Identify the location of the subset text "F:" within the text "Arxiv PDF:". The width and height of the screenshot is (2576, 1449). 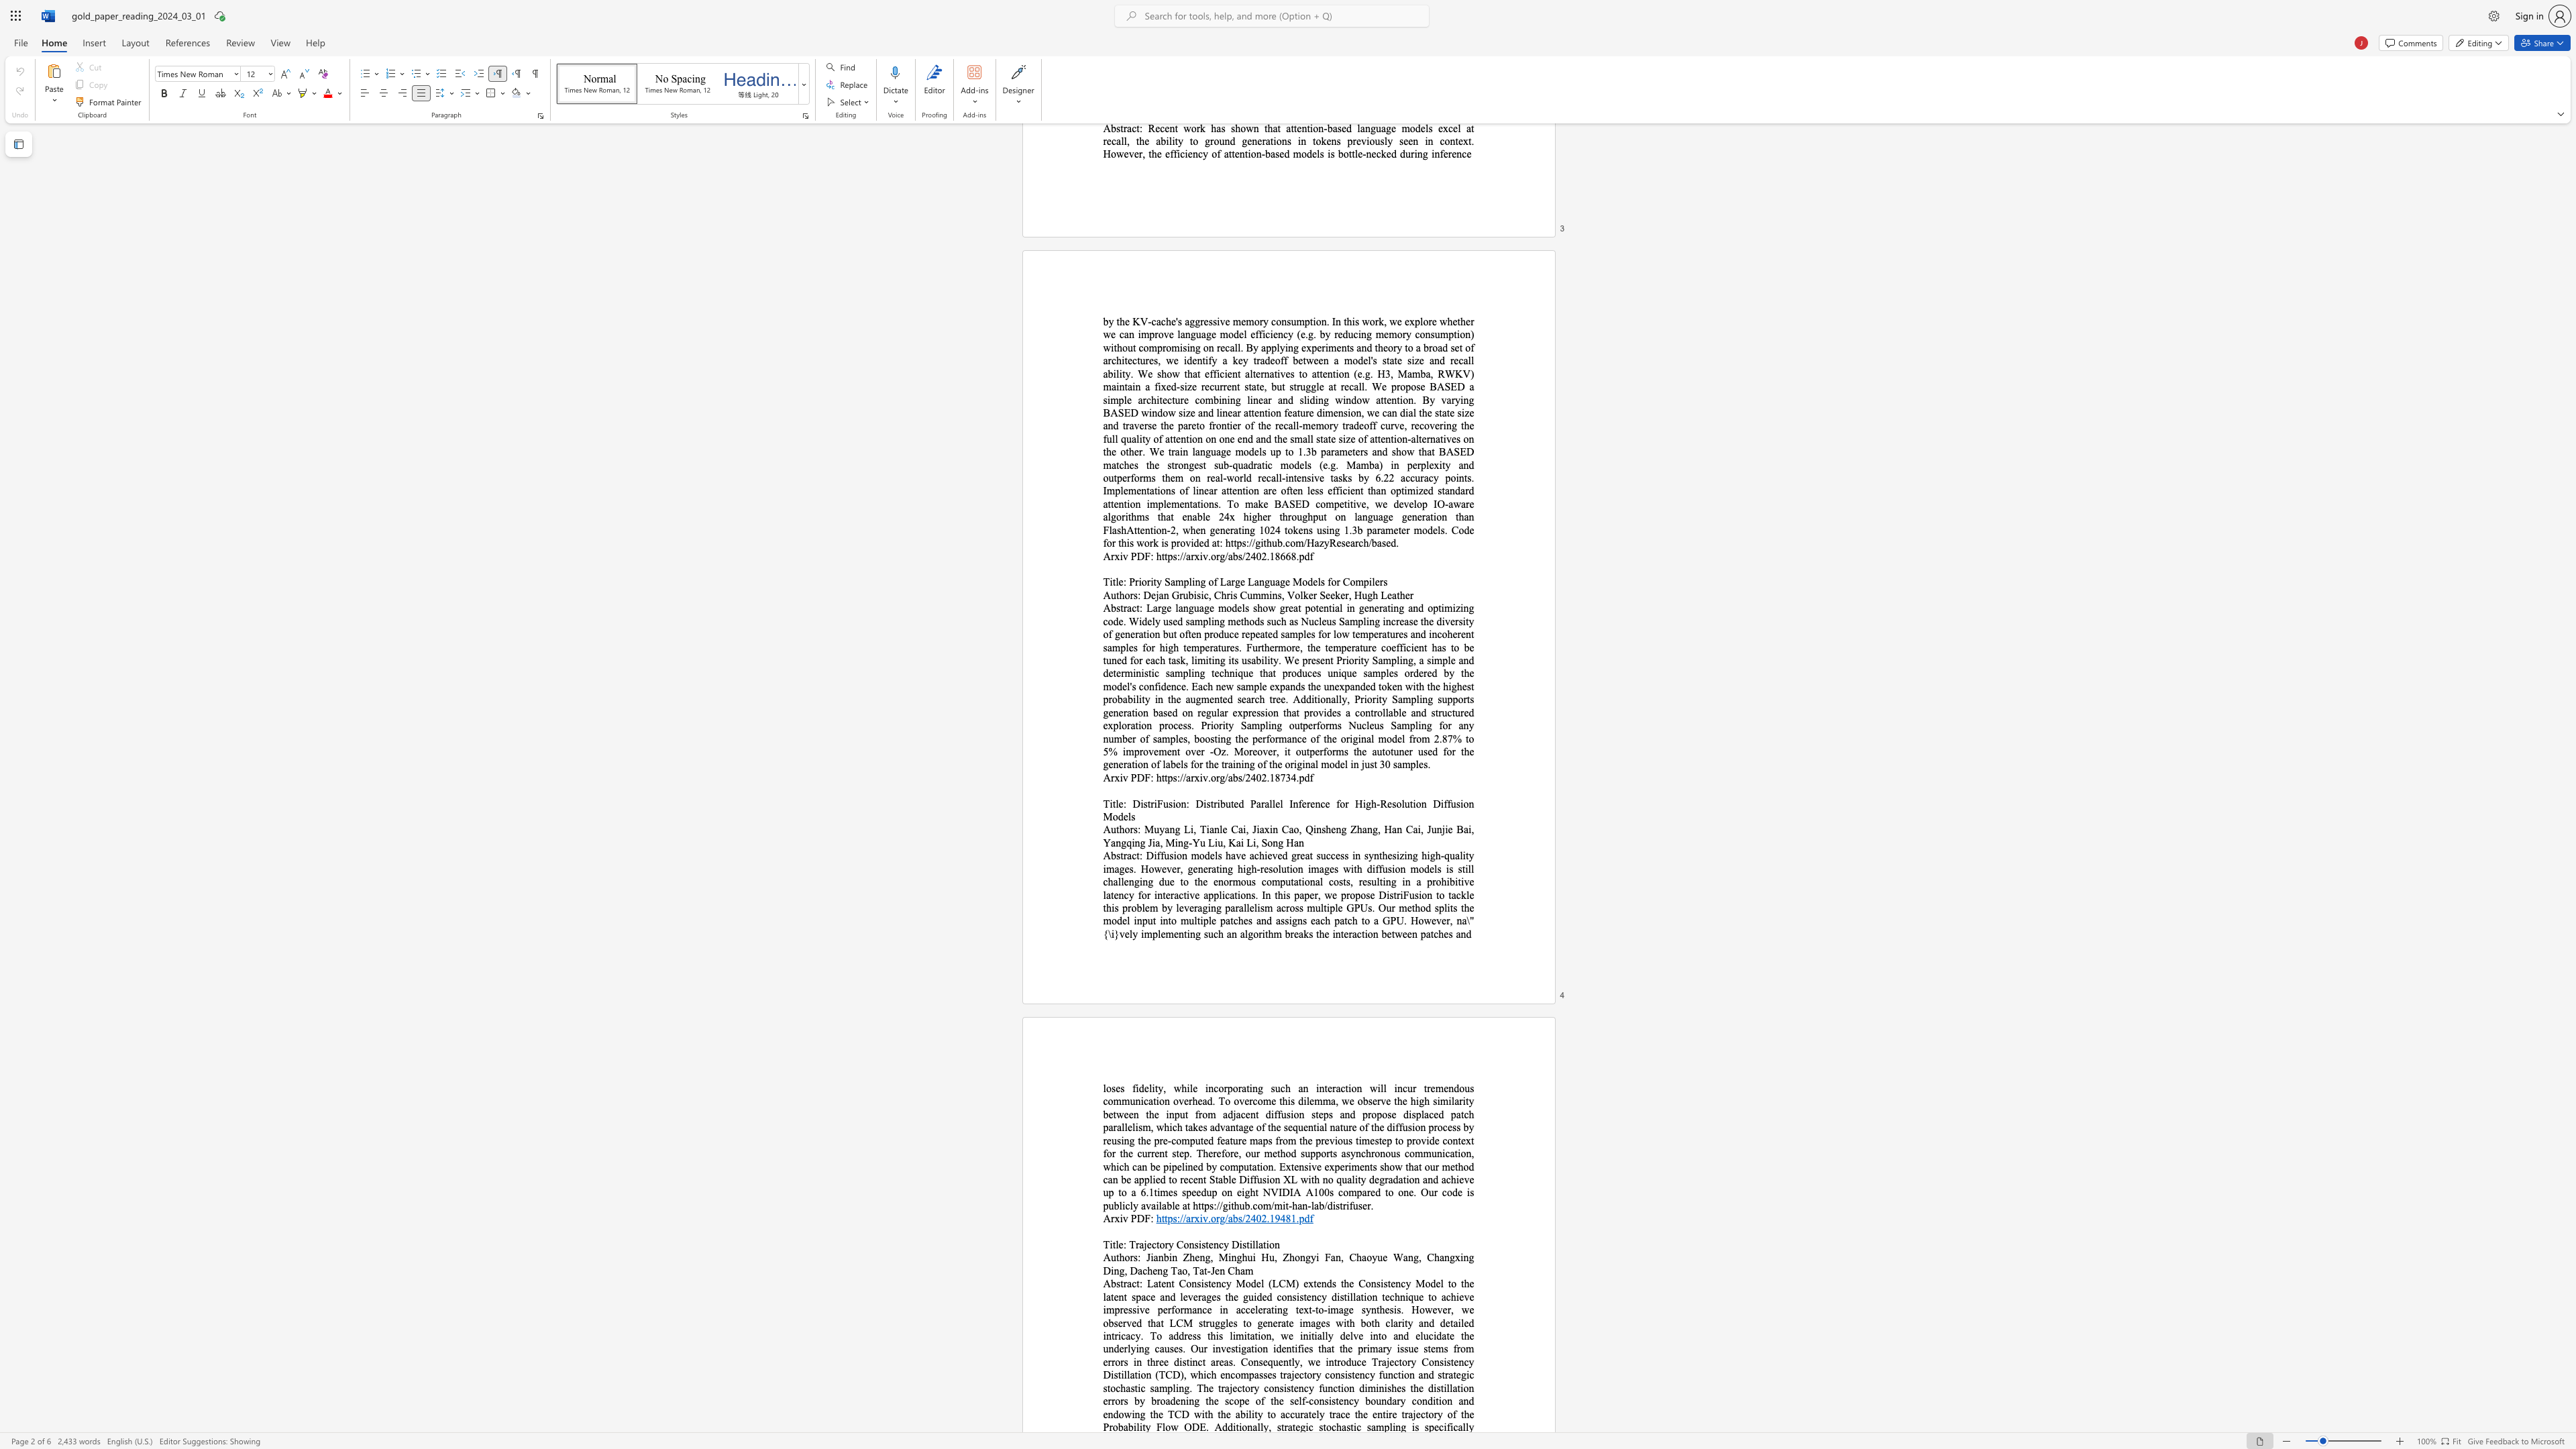
(1144, 776).